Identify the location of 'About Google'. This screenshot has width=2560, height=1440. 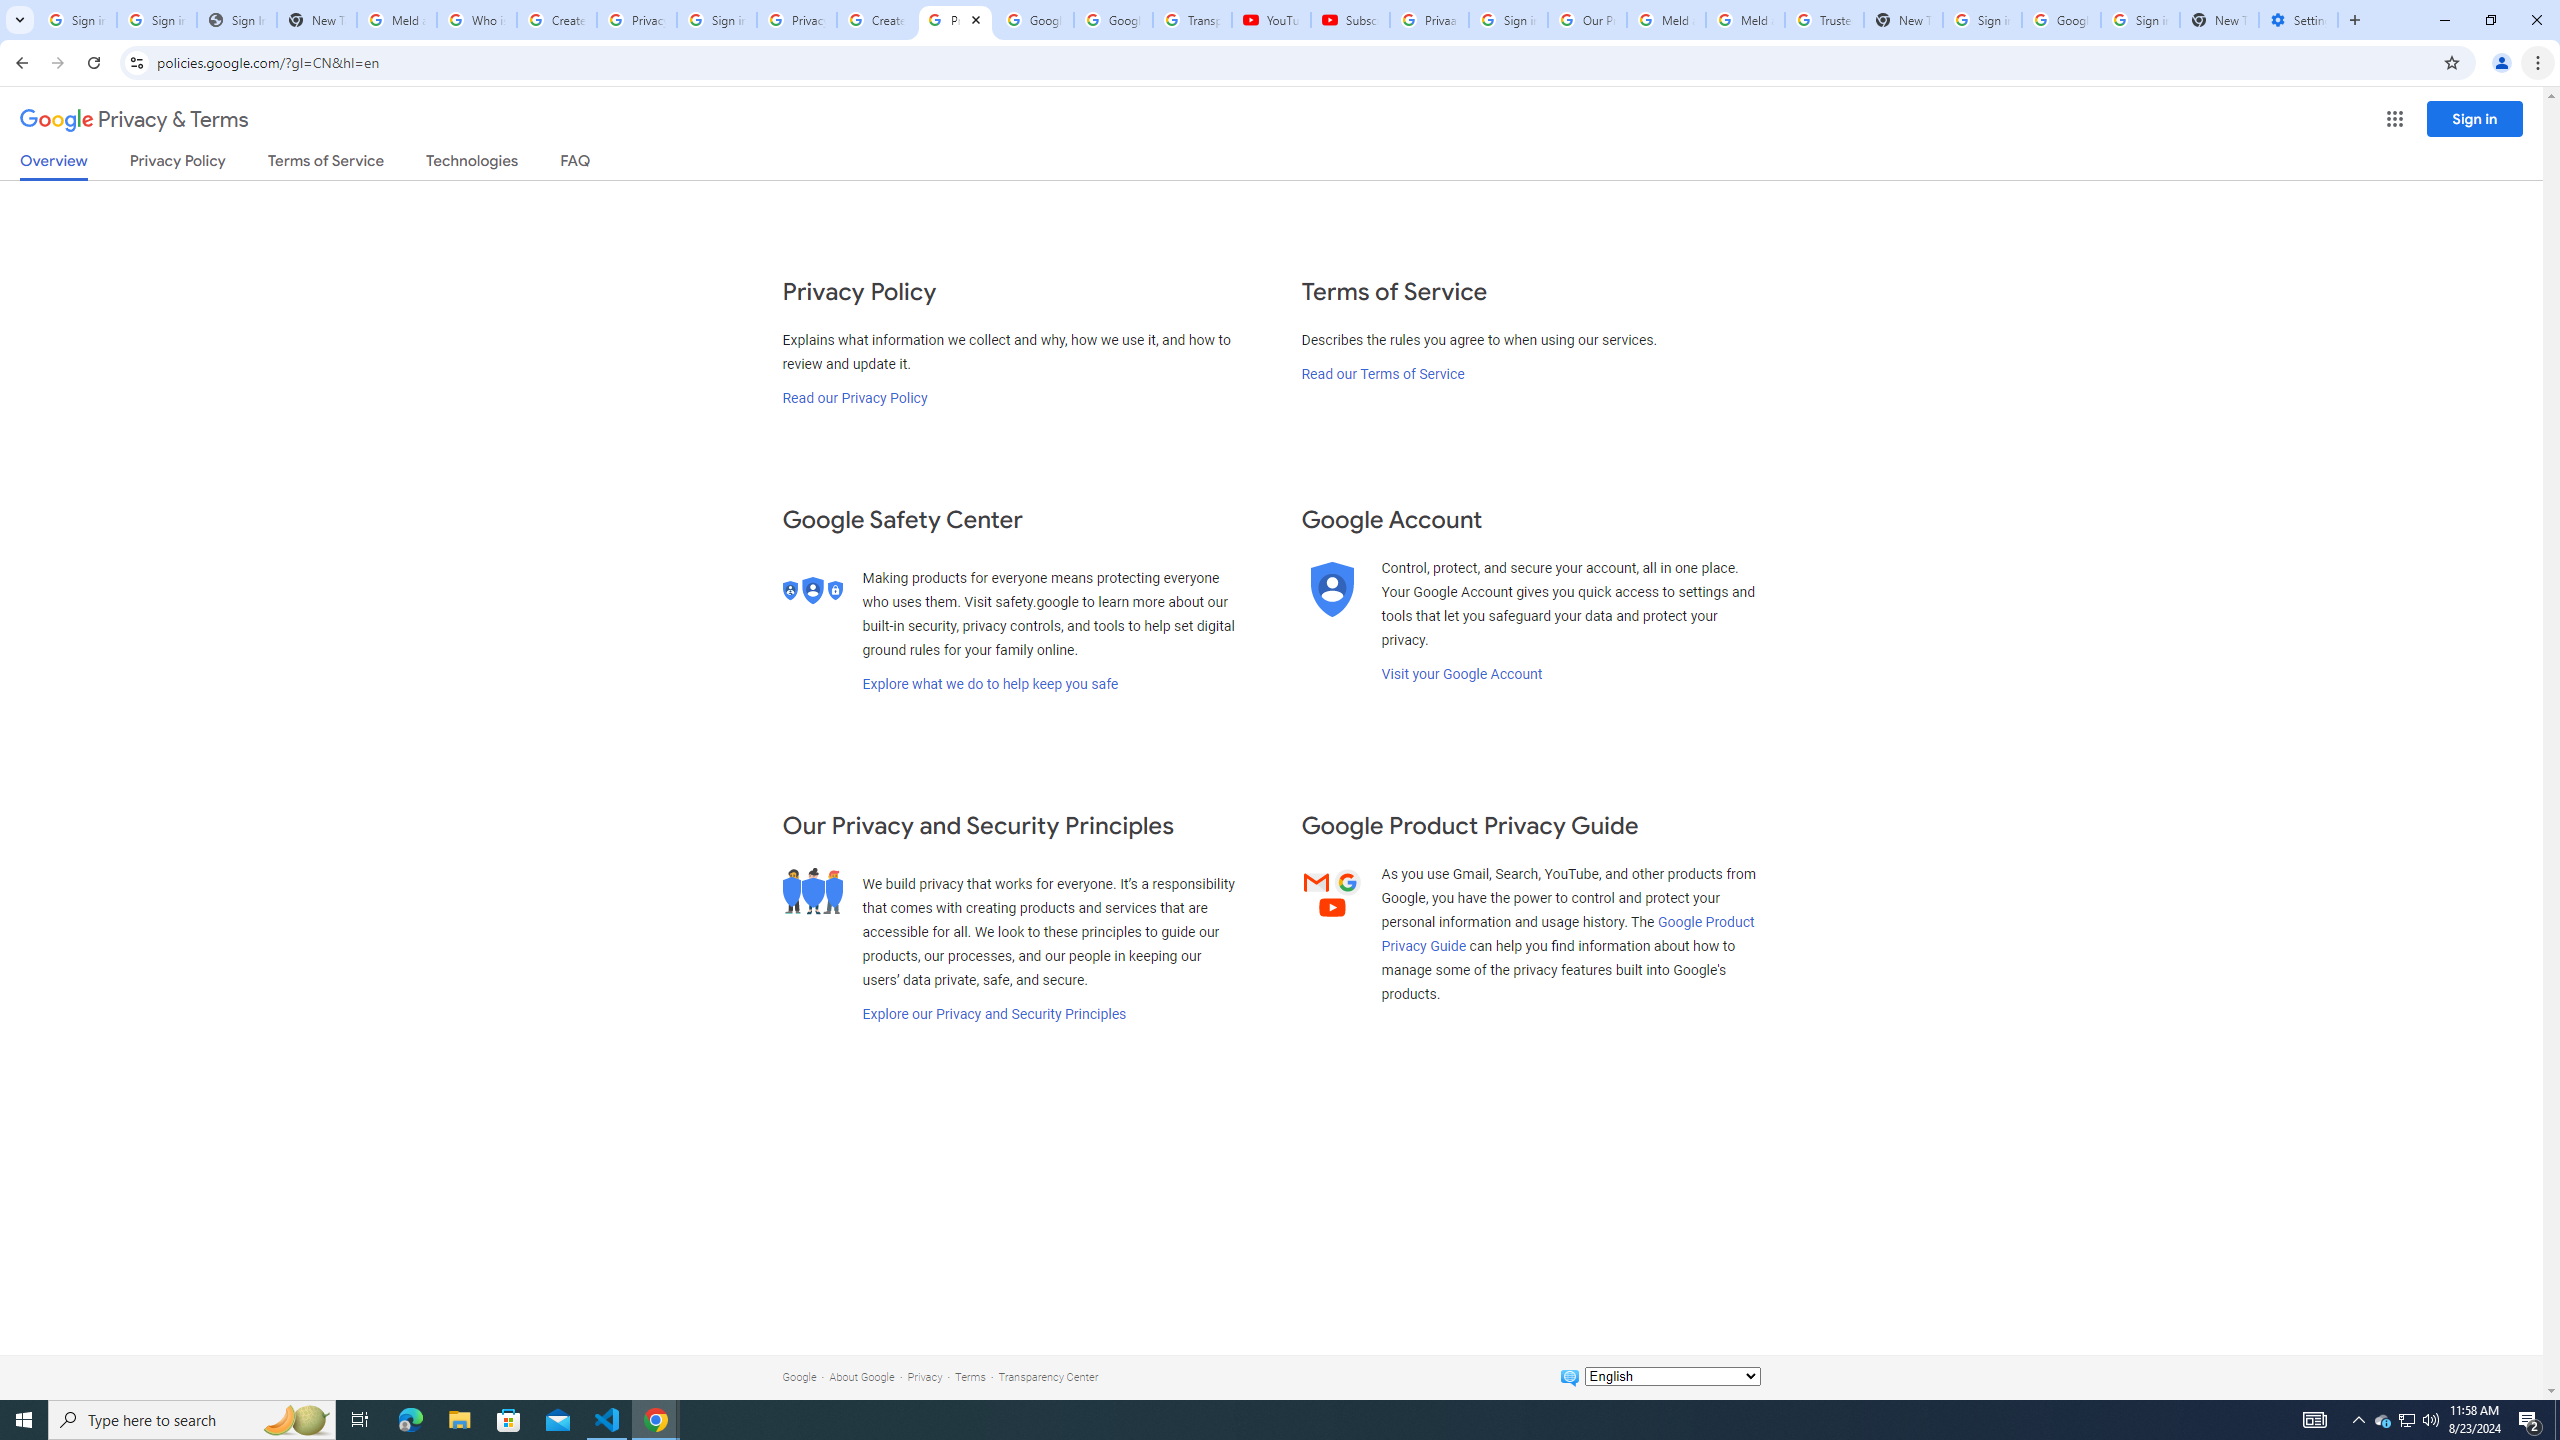
(861, 1376).